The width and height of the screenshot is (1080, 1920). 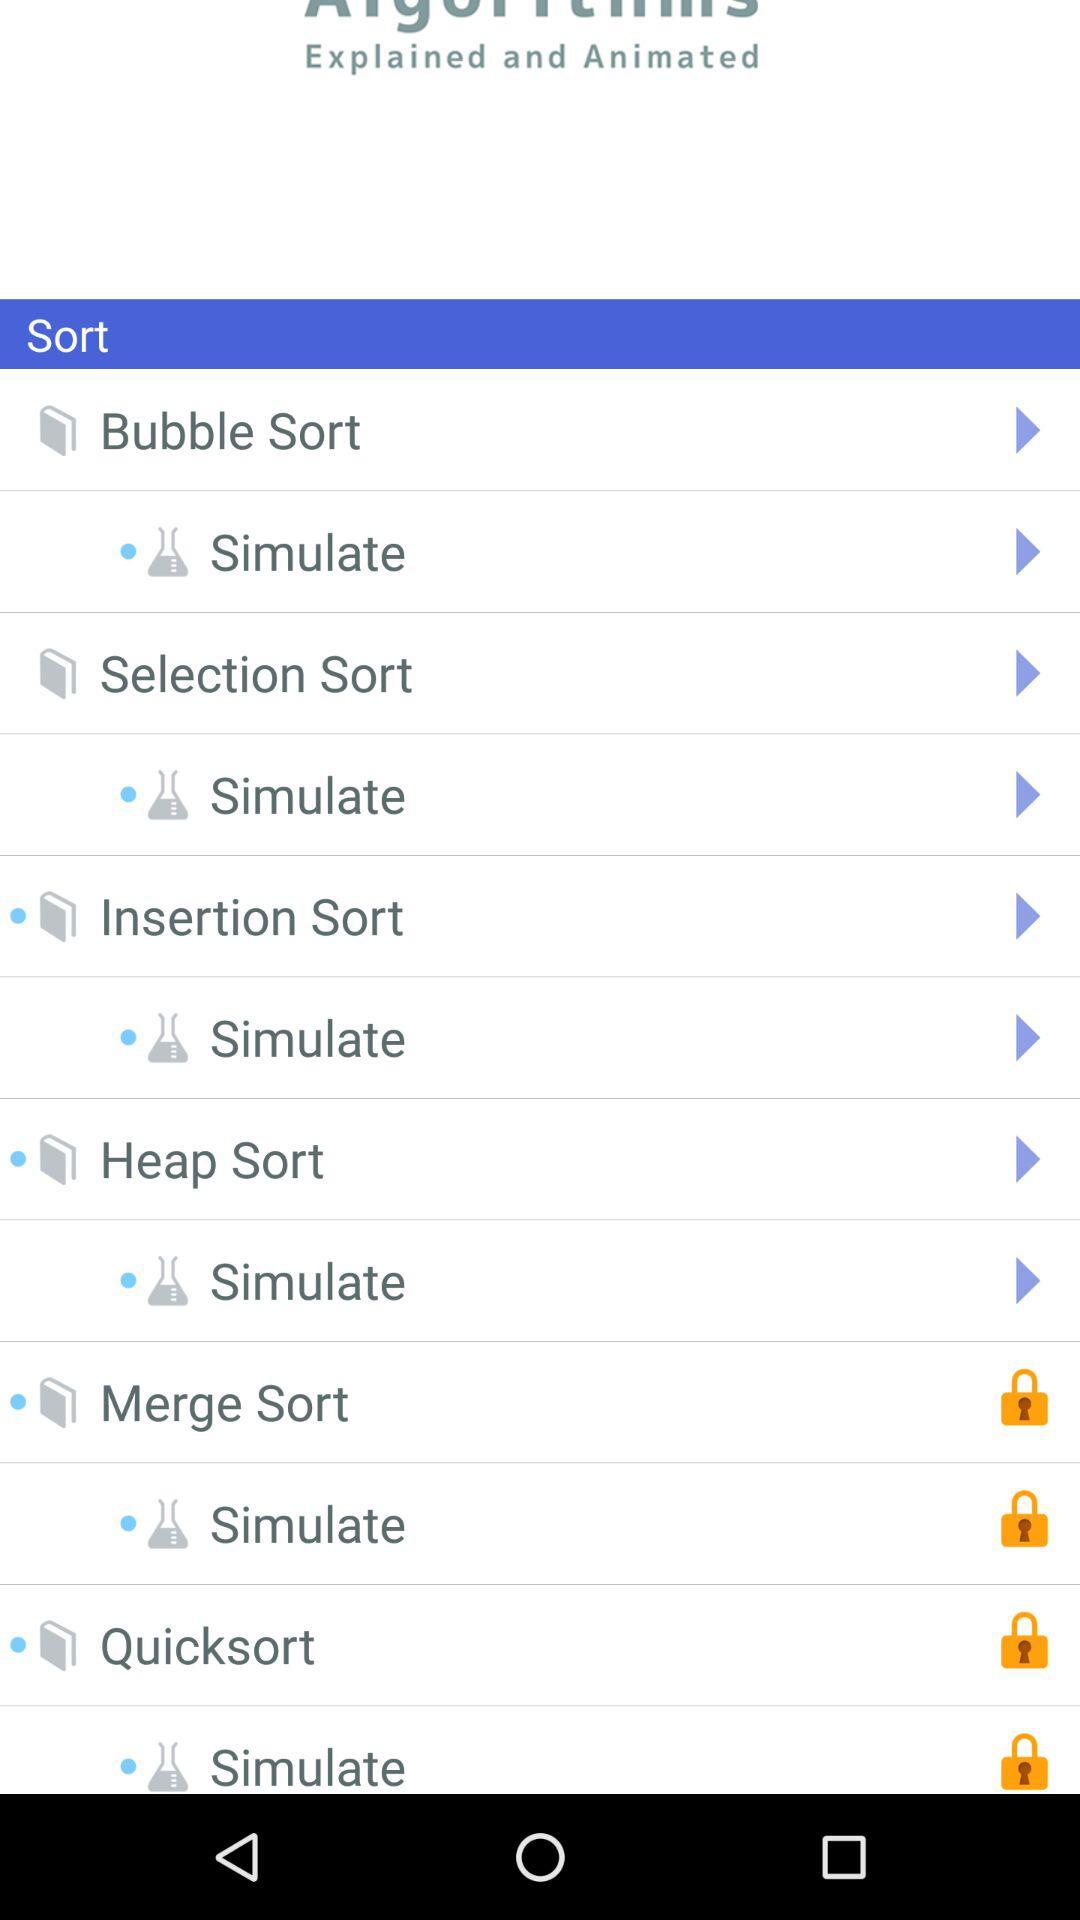 I want to click on icon below the simulate icon, so click(x=255, y=673).